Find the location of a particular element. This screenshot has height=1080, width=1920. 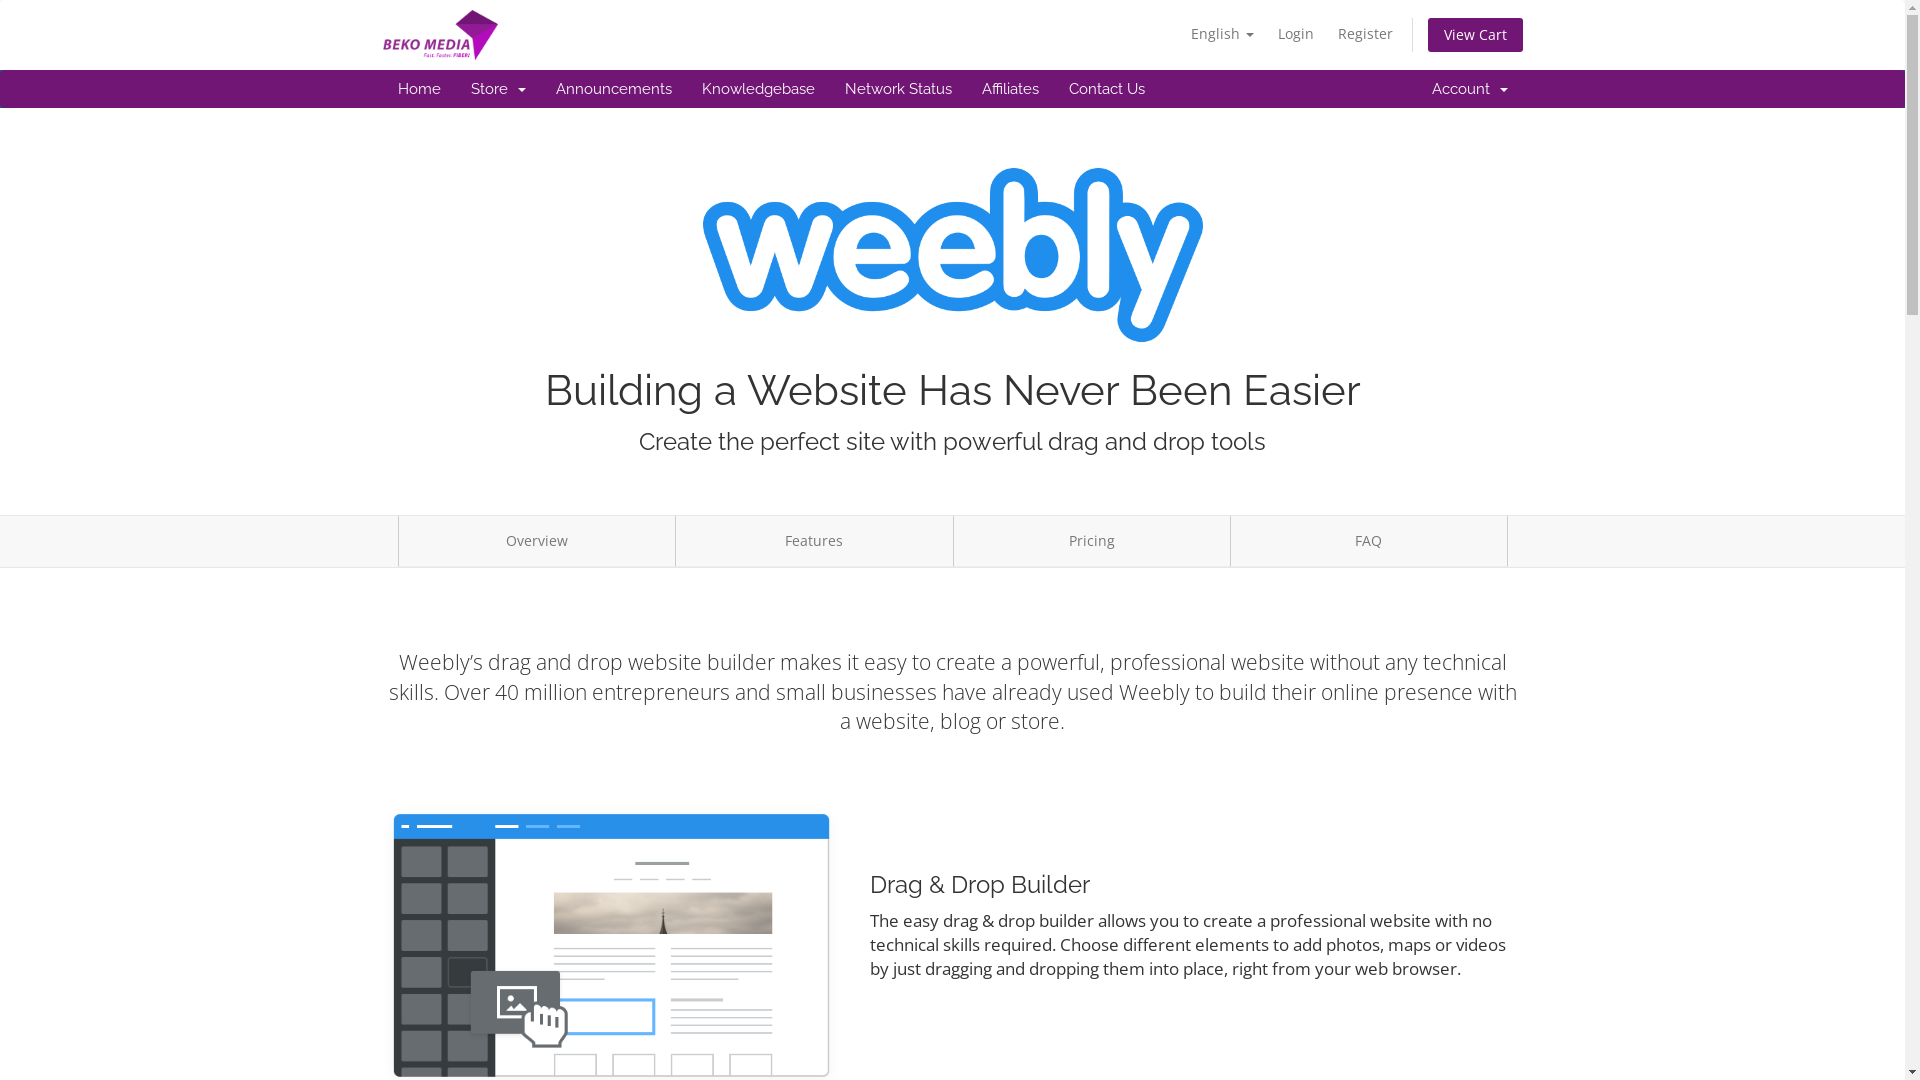

'Home' is located at coordinates (417, 87).